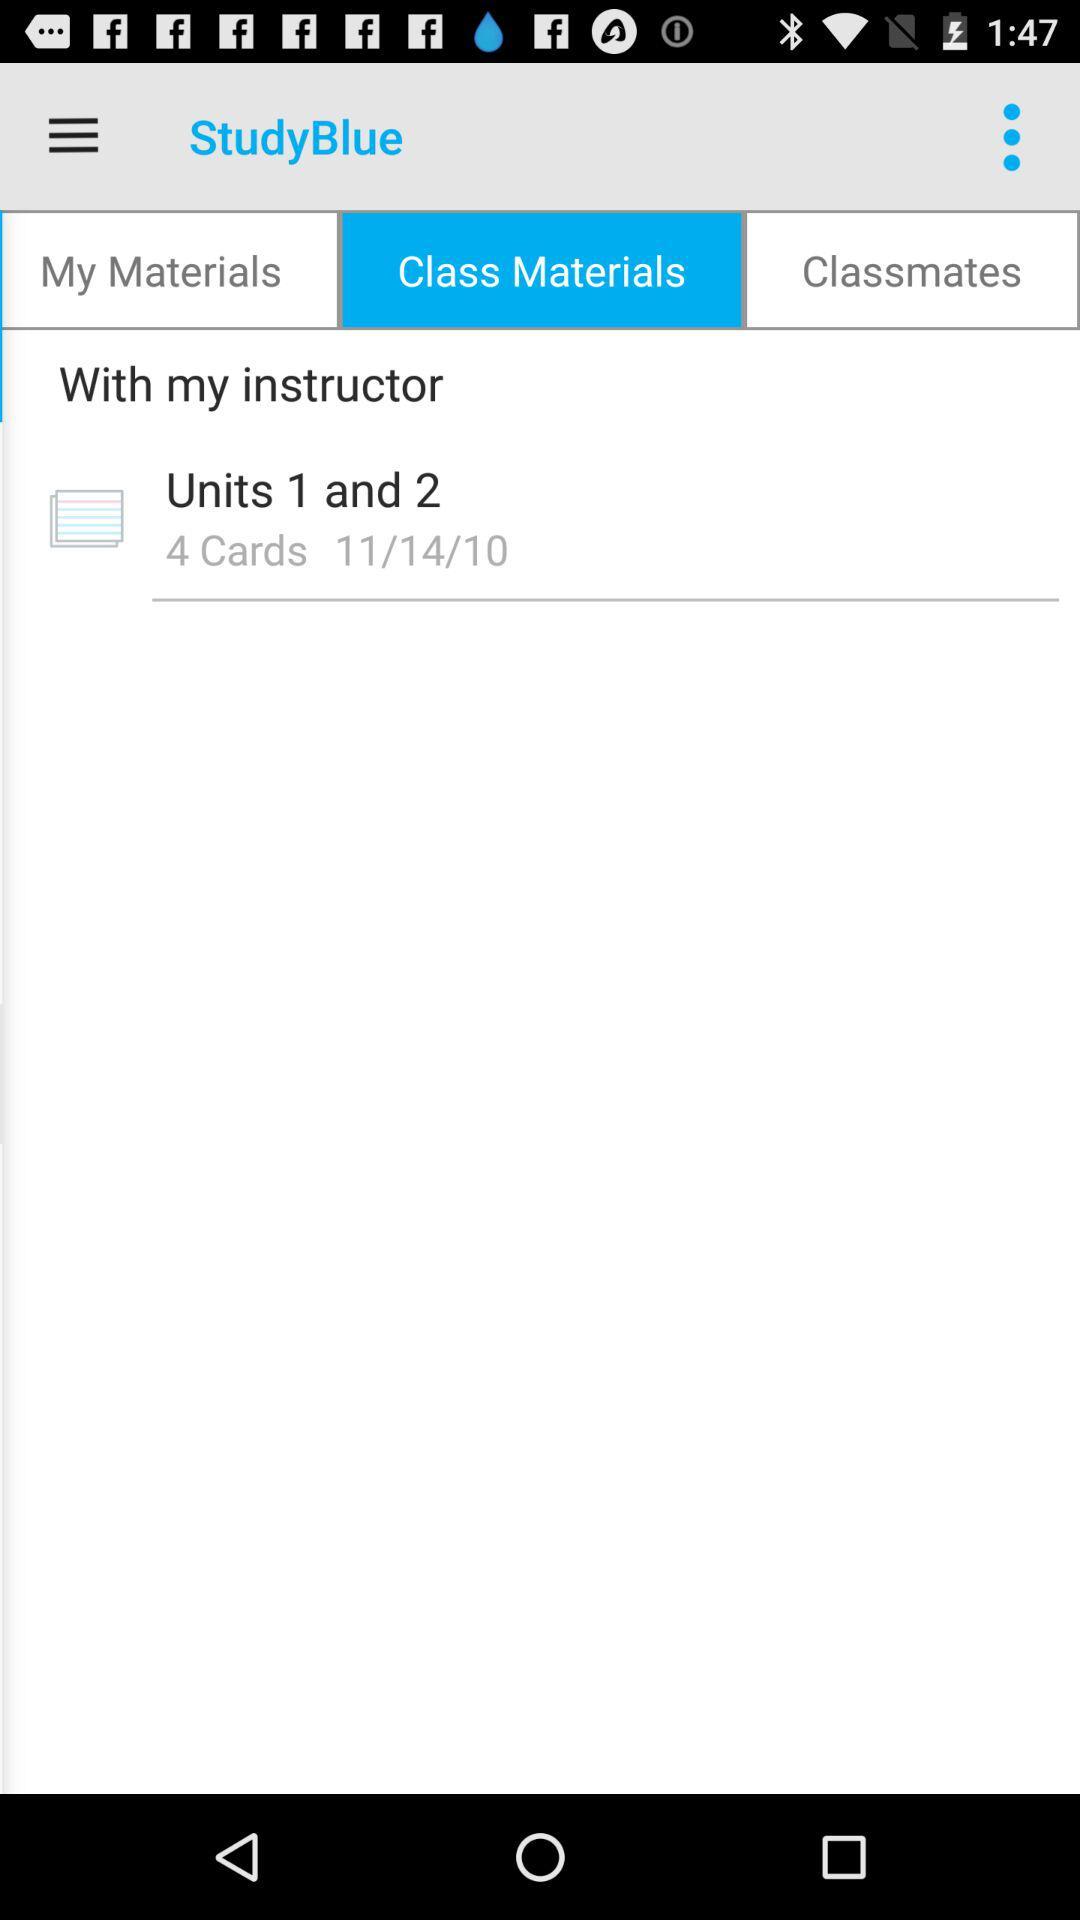 The width and height of the screenshot is (1080, 1920). Describe the element at coordinates (85, 518) in the screenshot. I see `icon next to the units 1 and item` at that location.